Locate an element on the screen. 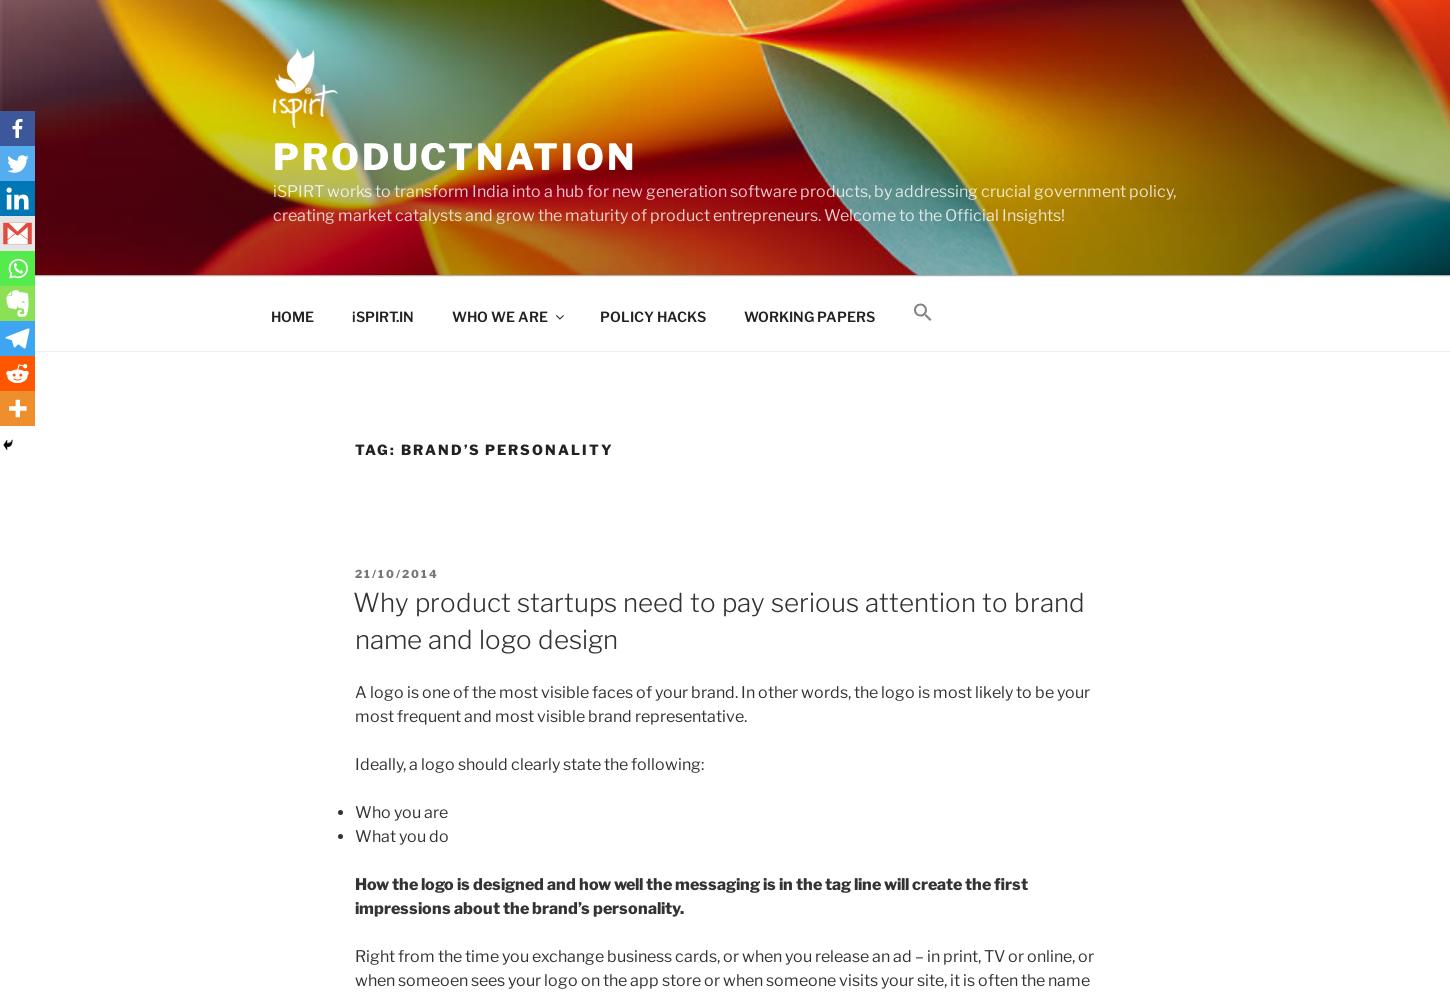 The height and width of the screenshot is (996, 1450). 'POLICY HACKS' is located at coordinates (651, 314).